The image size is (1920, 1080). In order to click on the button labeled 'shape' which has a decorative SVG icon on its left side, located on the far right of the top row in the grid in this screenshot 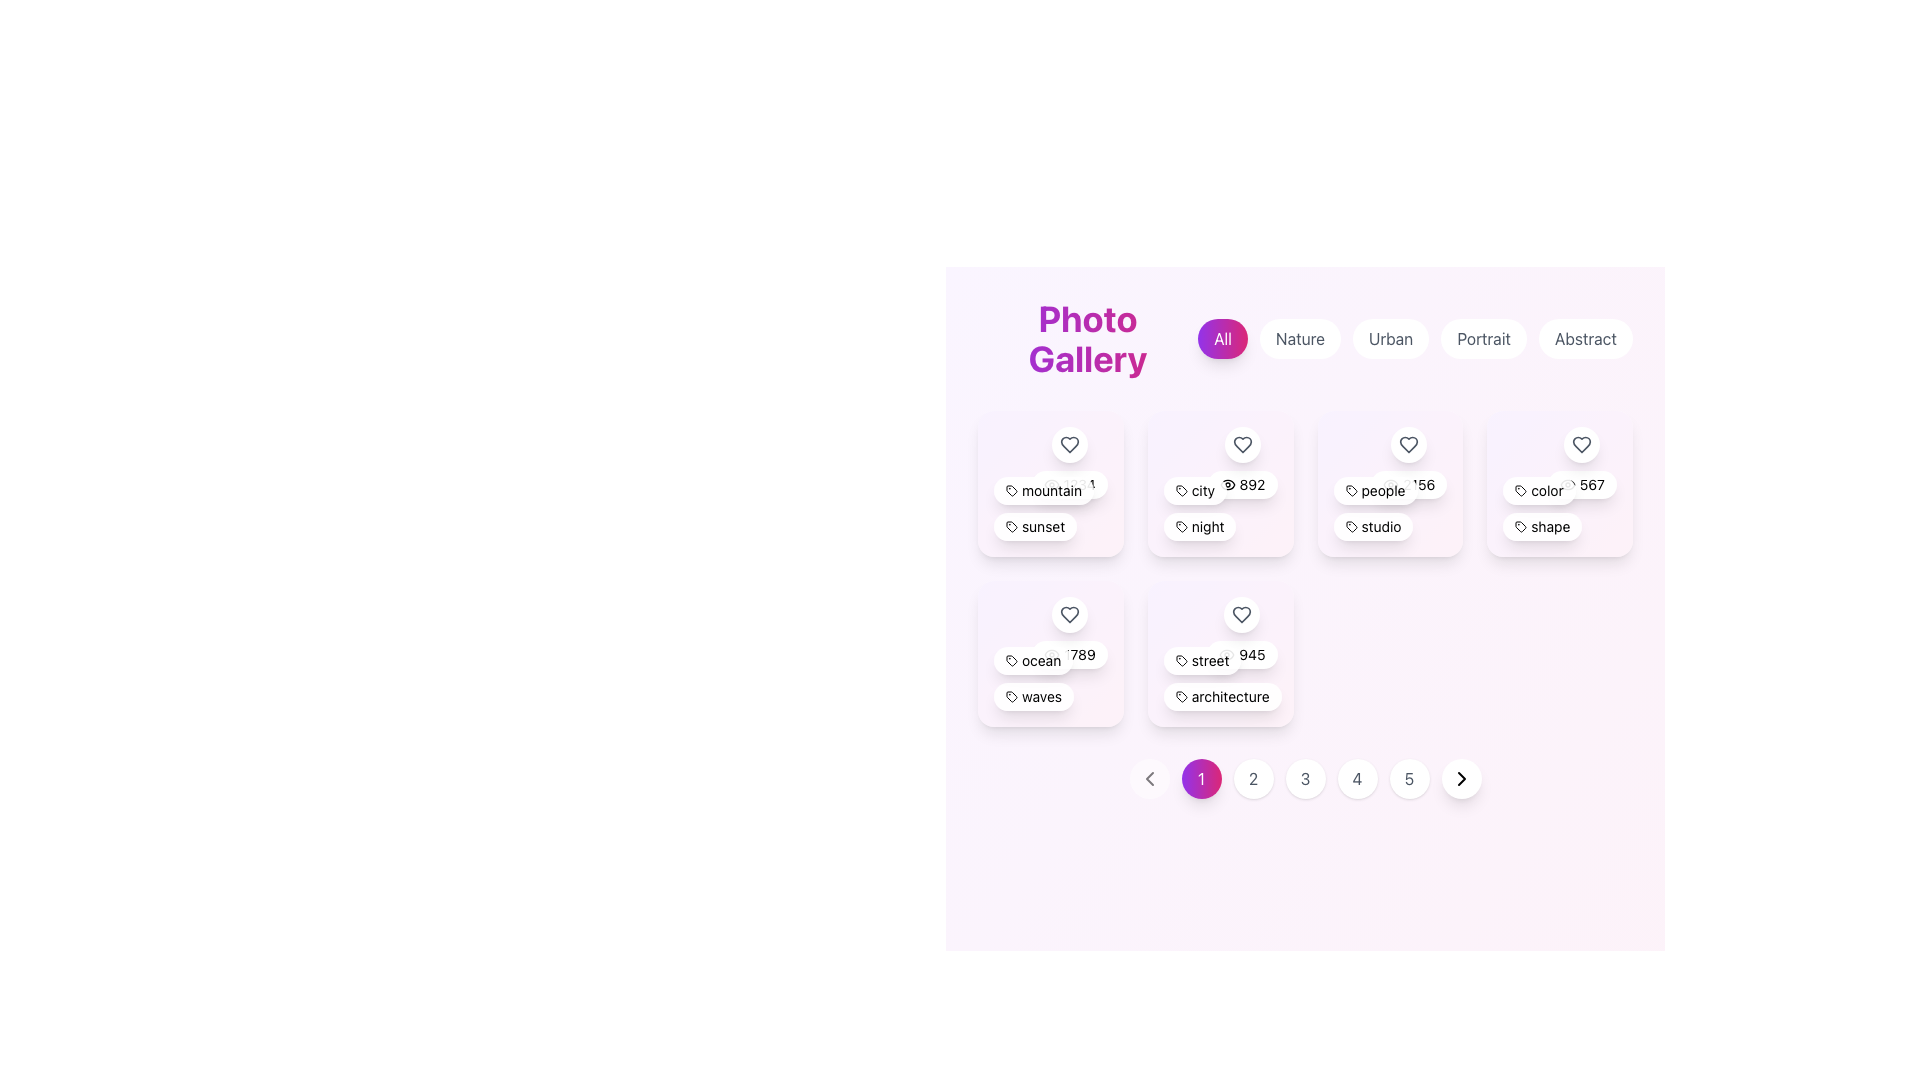, I will do `click(1520, 525)`.